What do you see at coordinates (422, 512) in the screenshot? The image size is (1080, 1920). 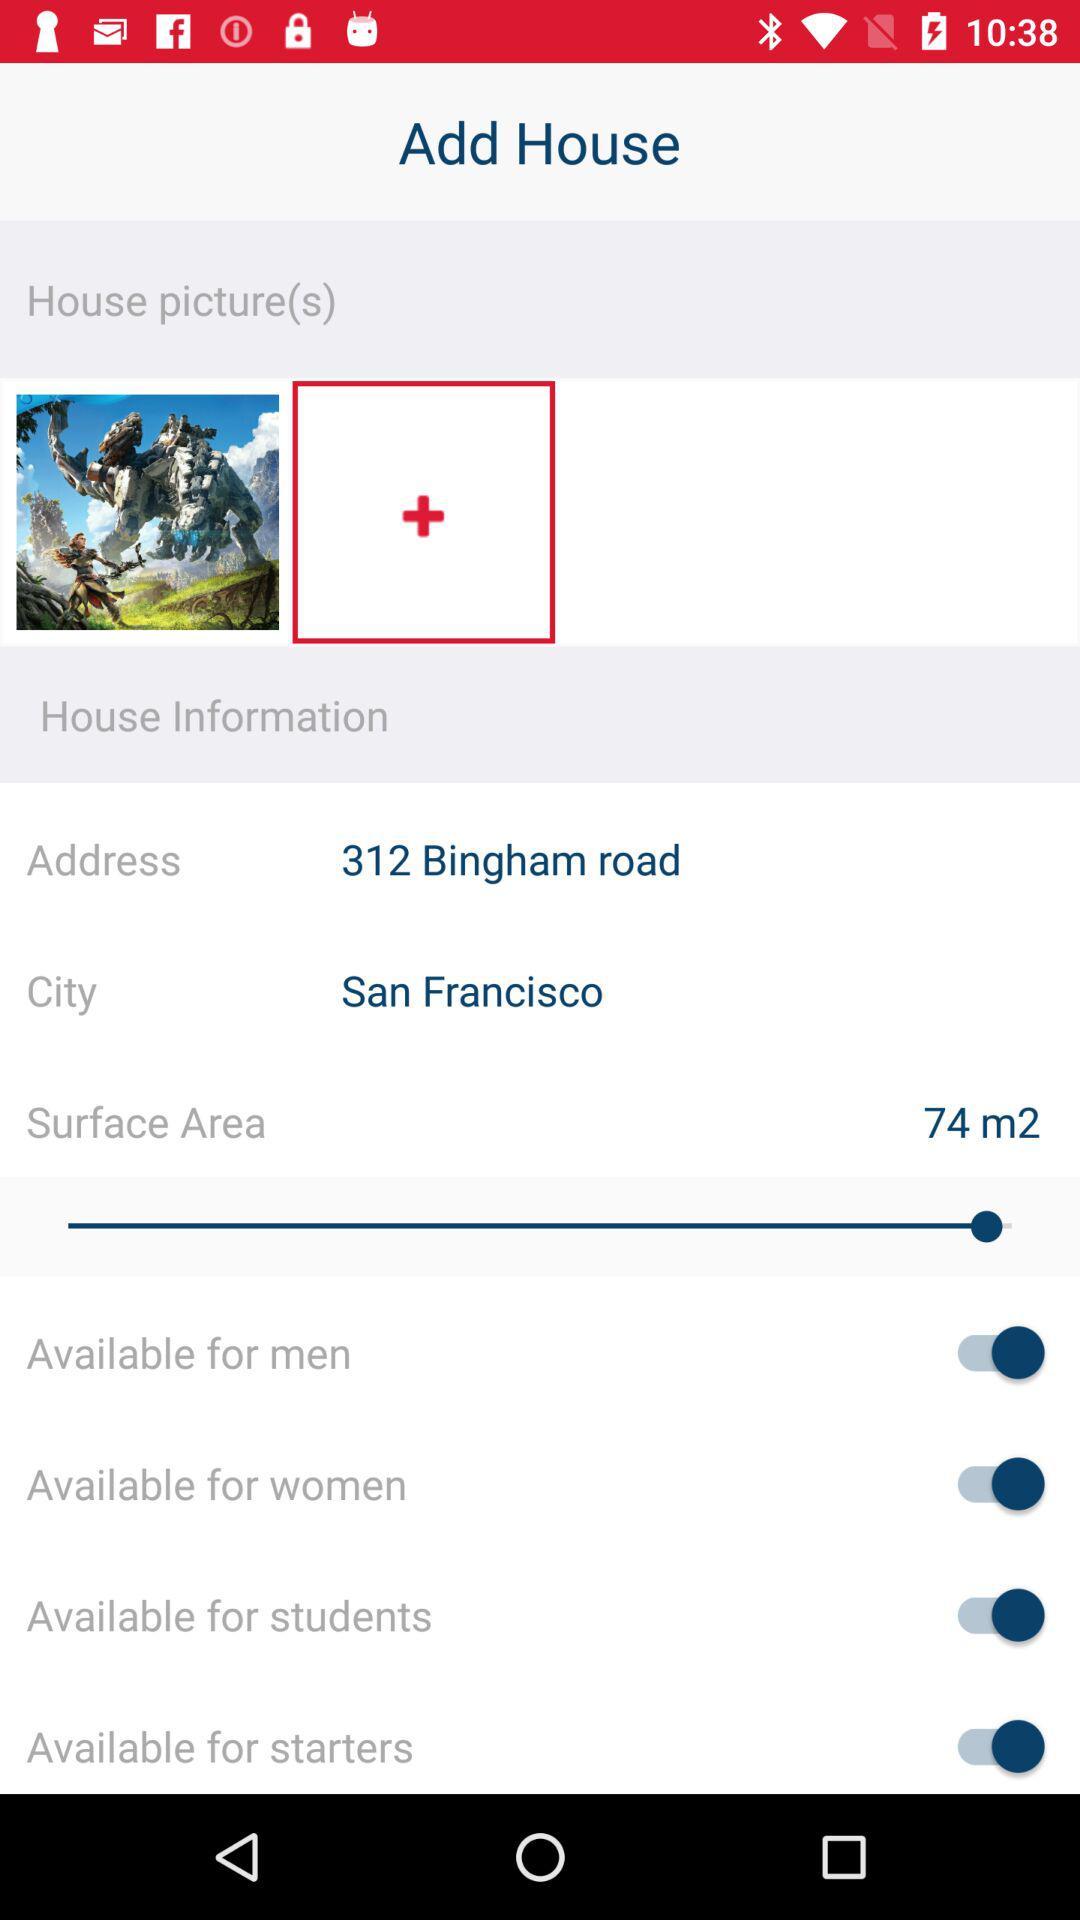 I see `the item above the house information` at bounding box center [422, 512].